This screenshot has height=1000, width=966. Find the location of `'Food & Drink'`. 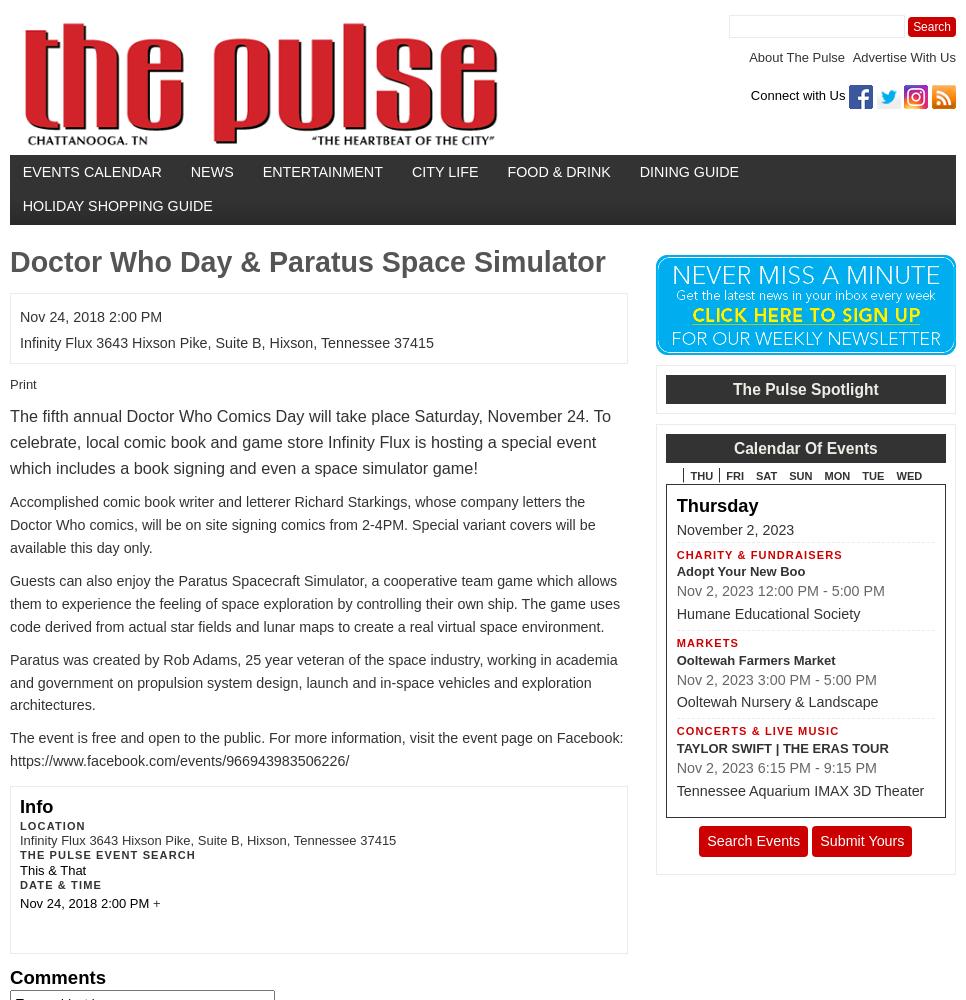

'Food & Drink' is located at coordinates (557, 171).